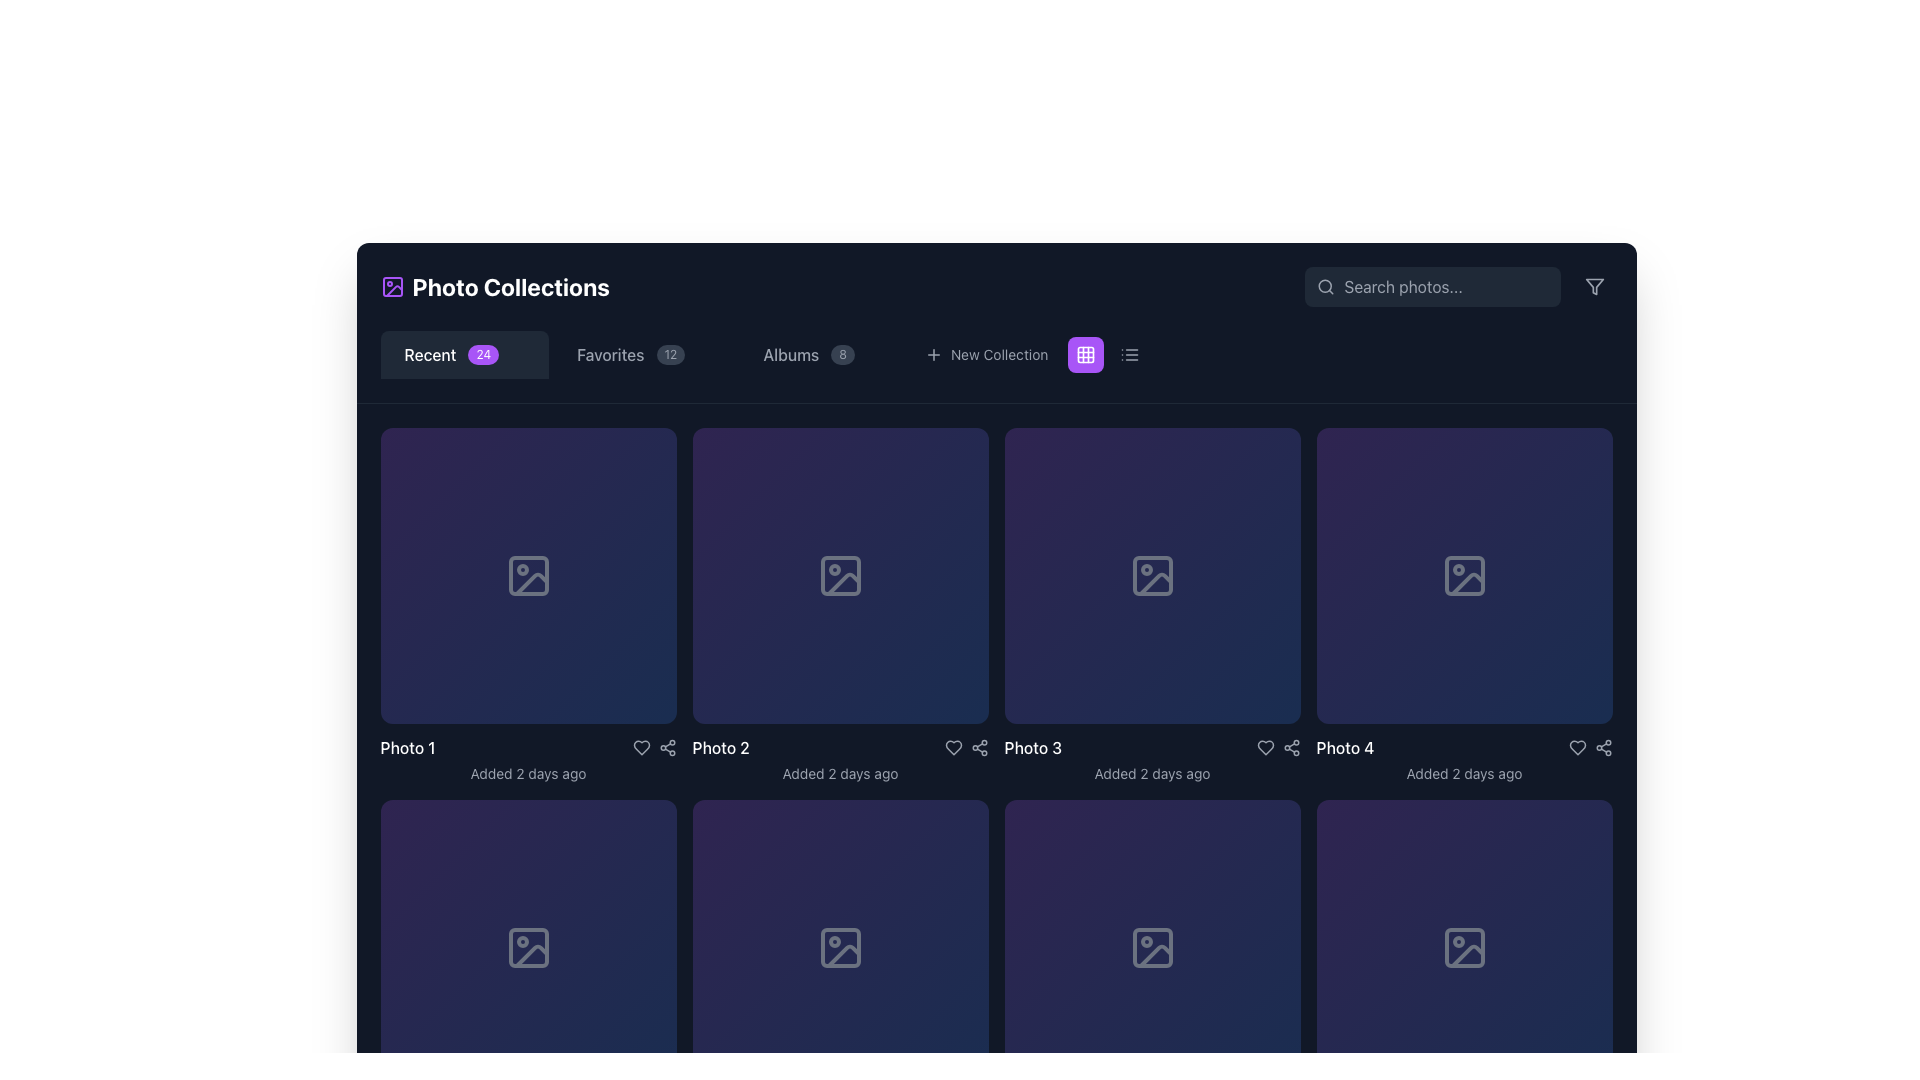  I want to click on the share icon button located below 'Photo 2', which is the third icon in a row, to change its color, so click(667, 748).